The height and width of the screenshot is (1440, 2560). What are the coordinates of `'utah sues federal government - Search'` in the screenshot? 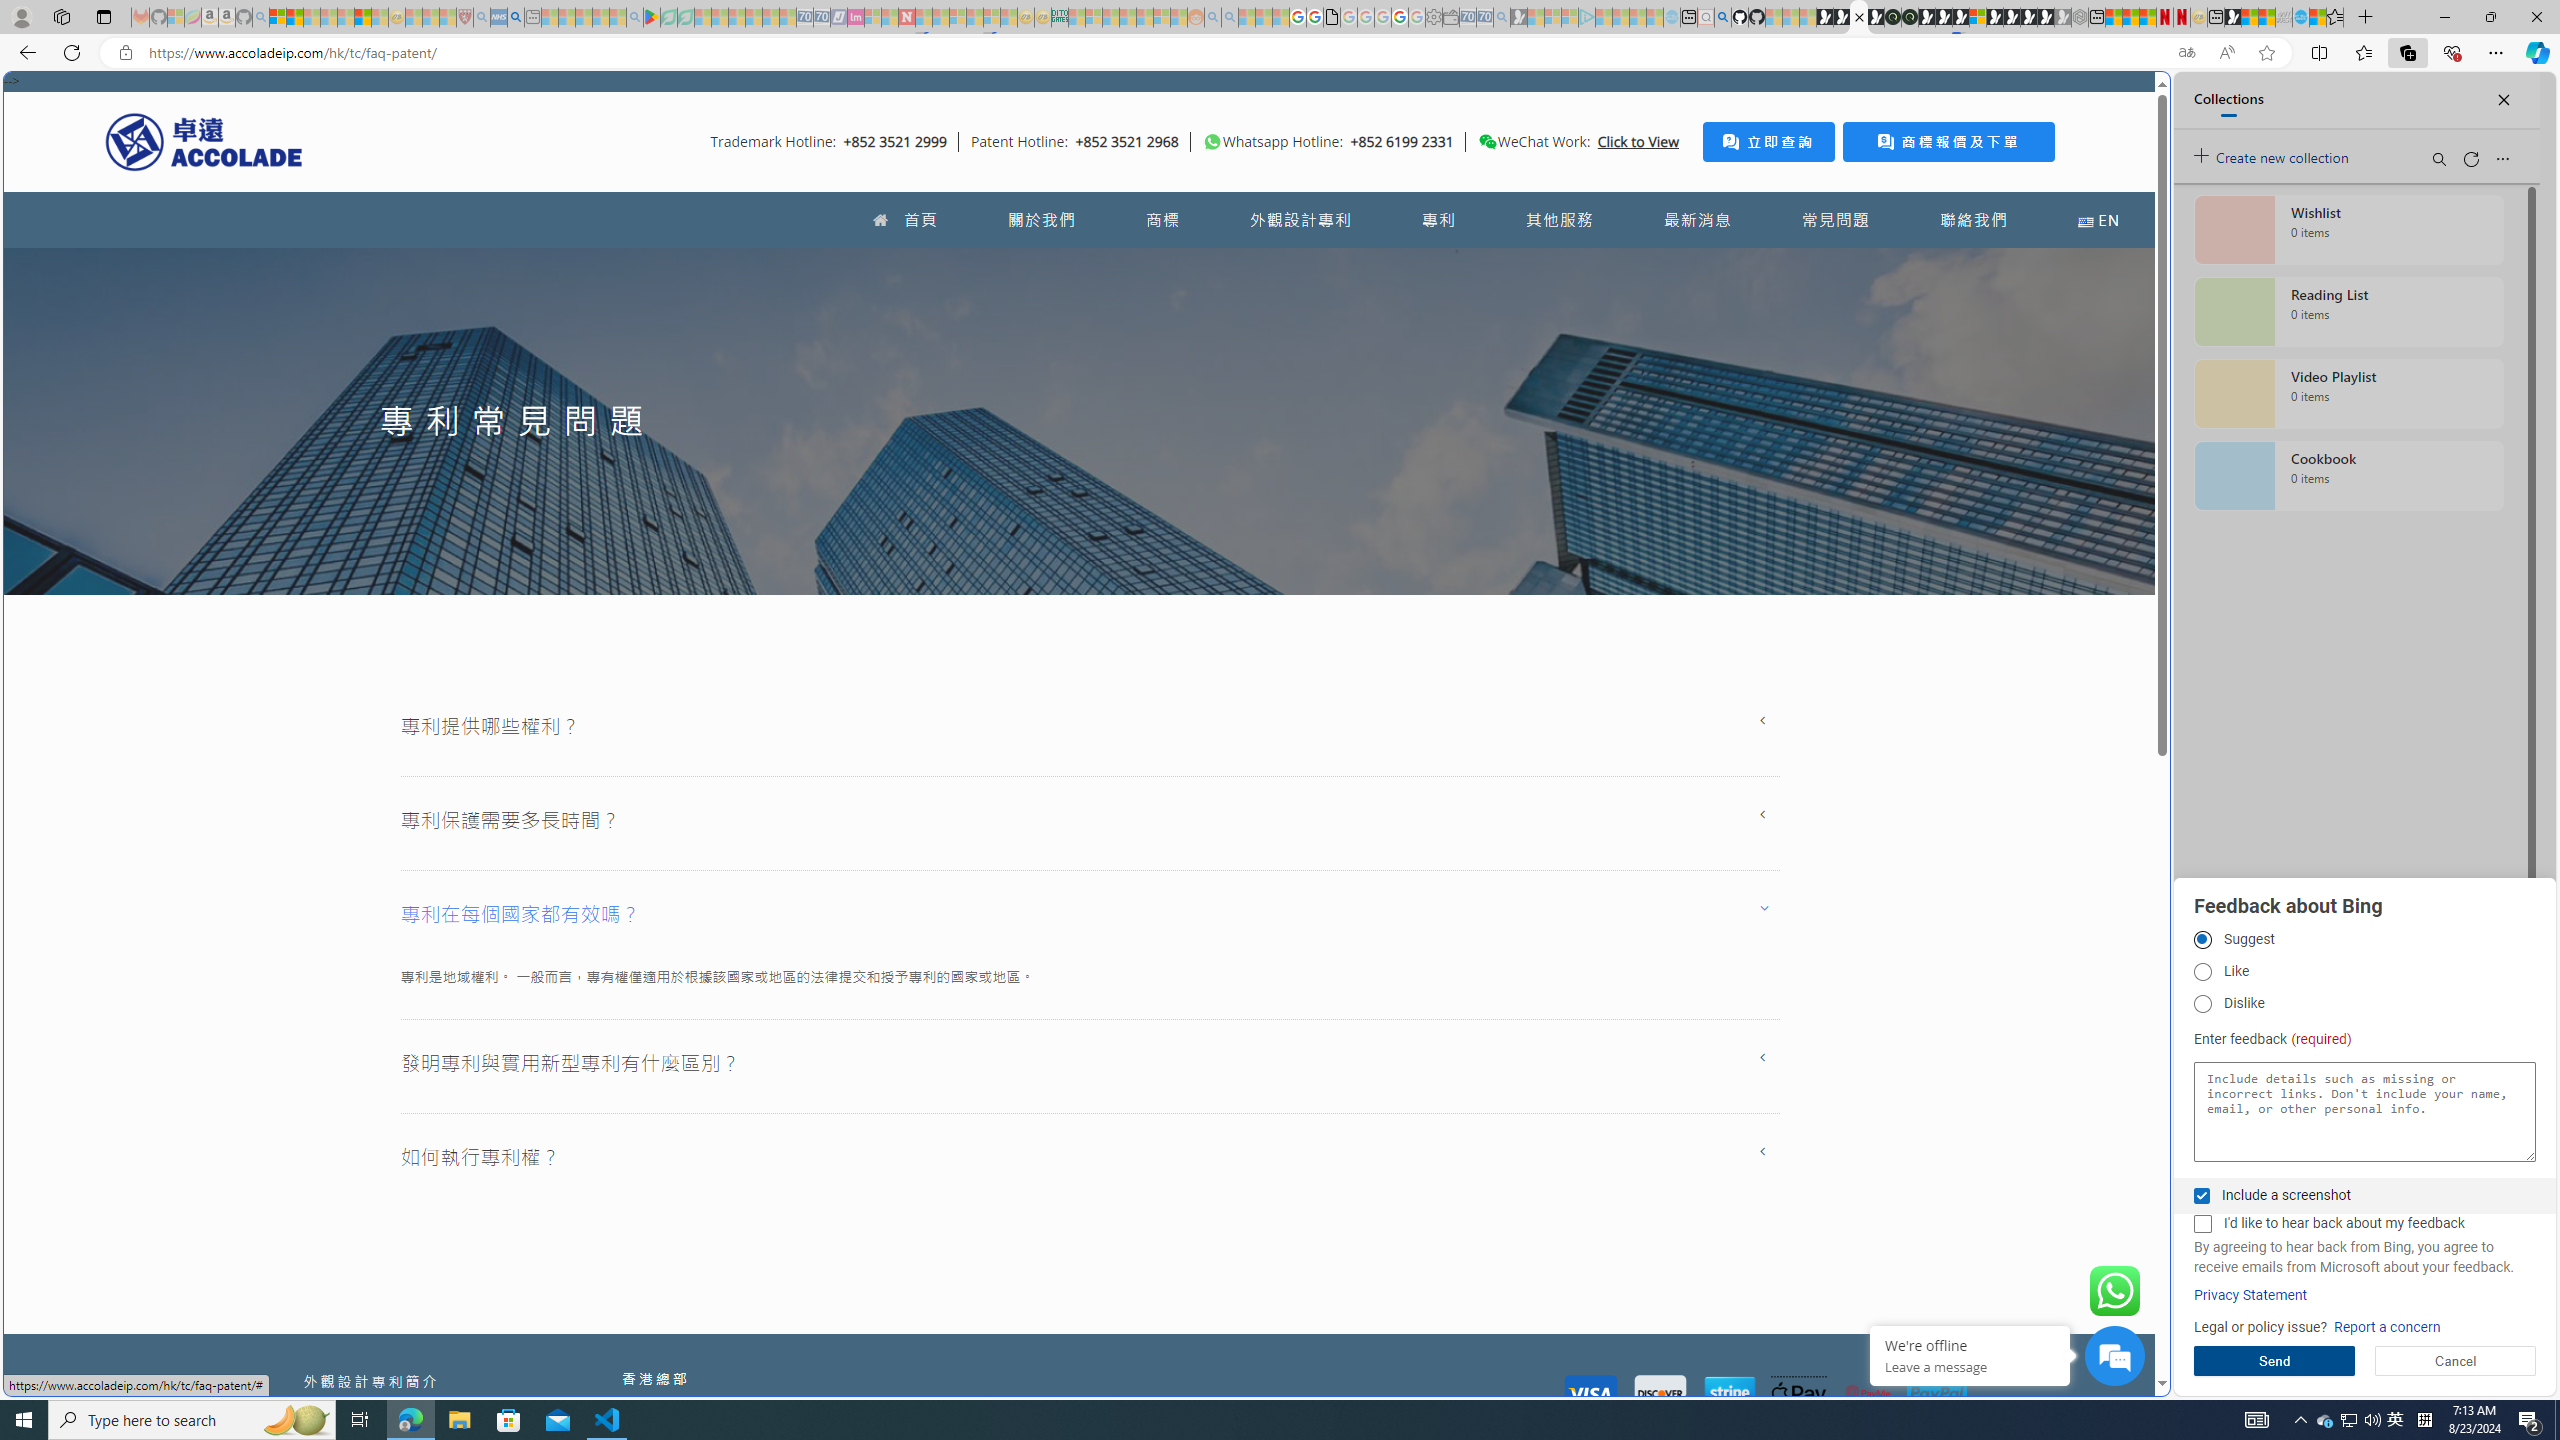 It's located at (1622, 683).